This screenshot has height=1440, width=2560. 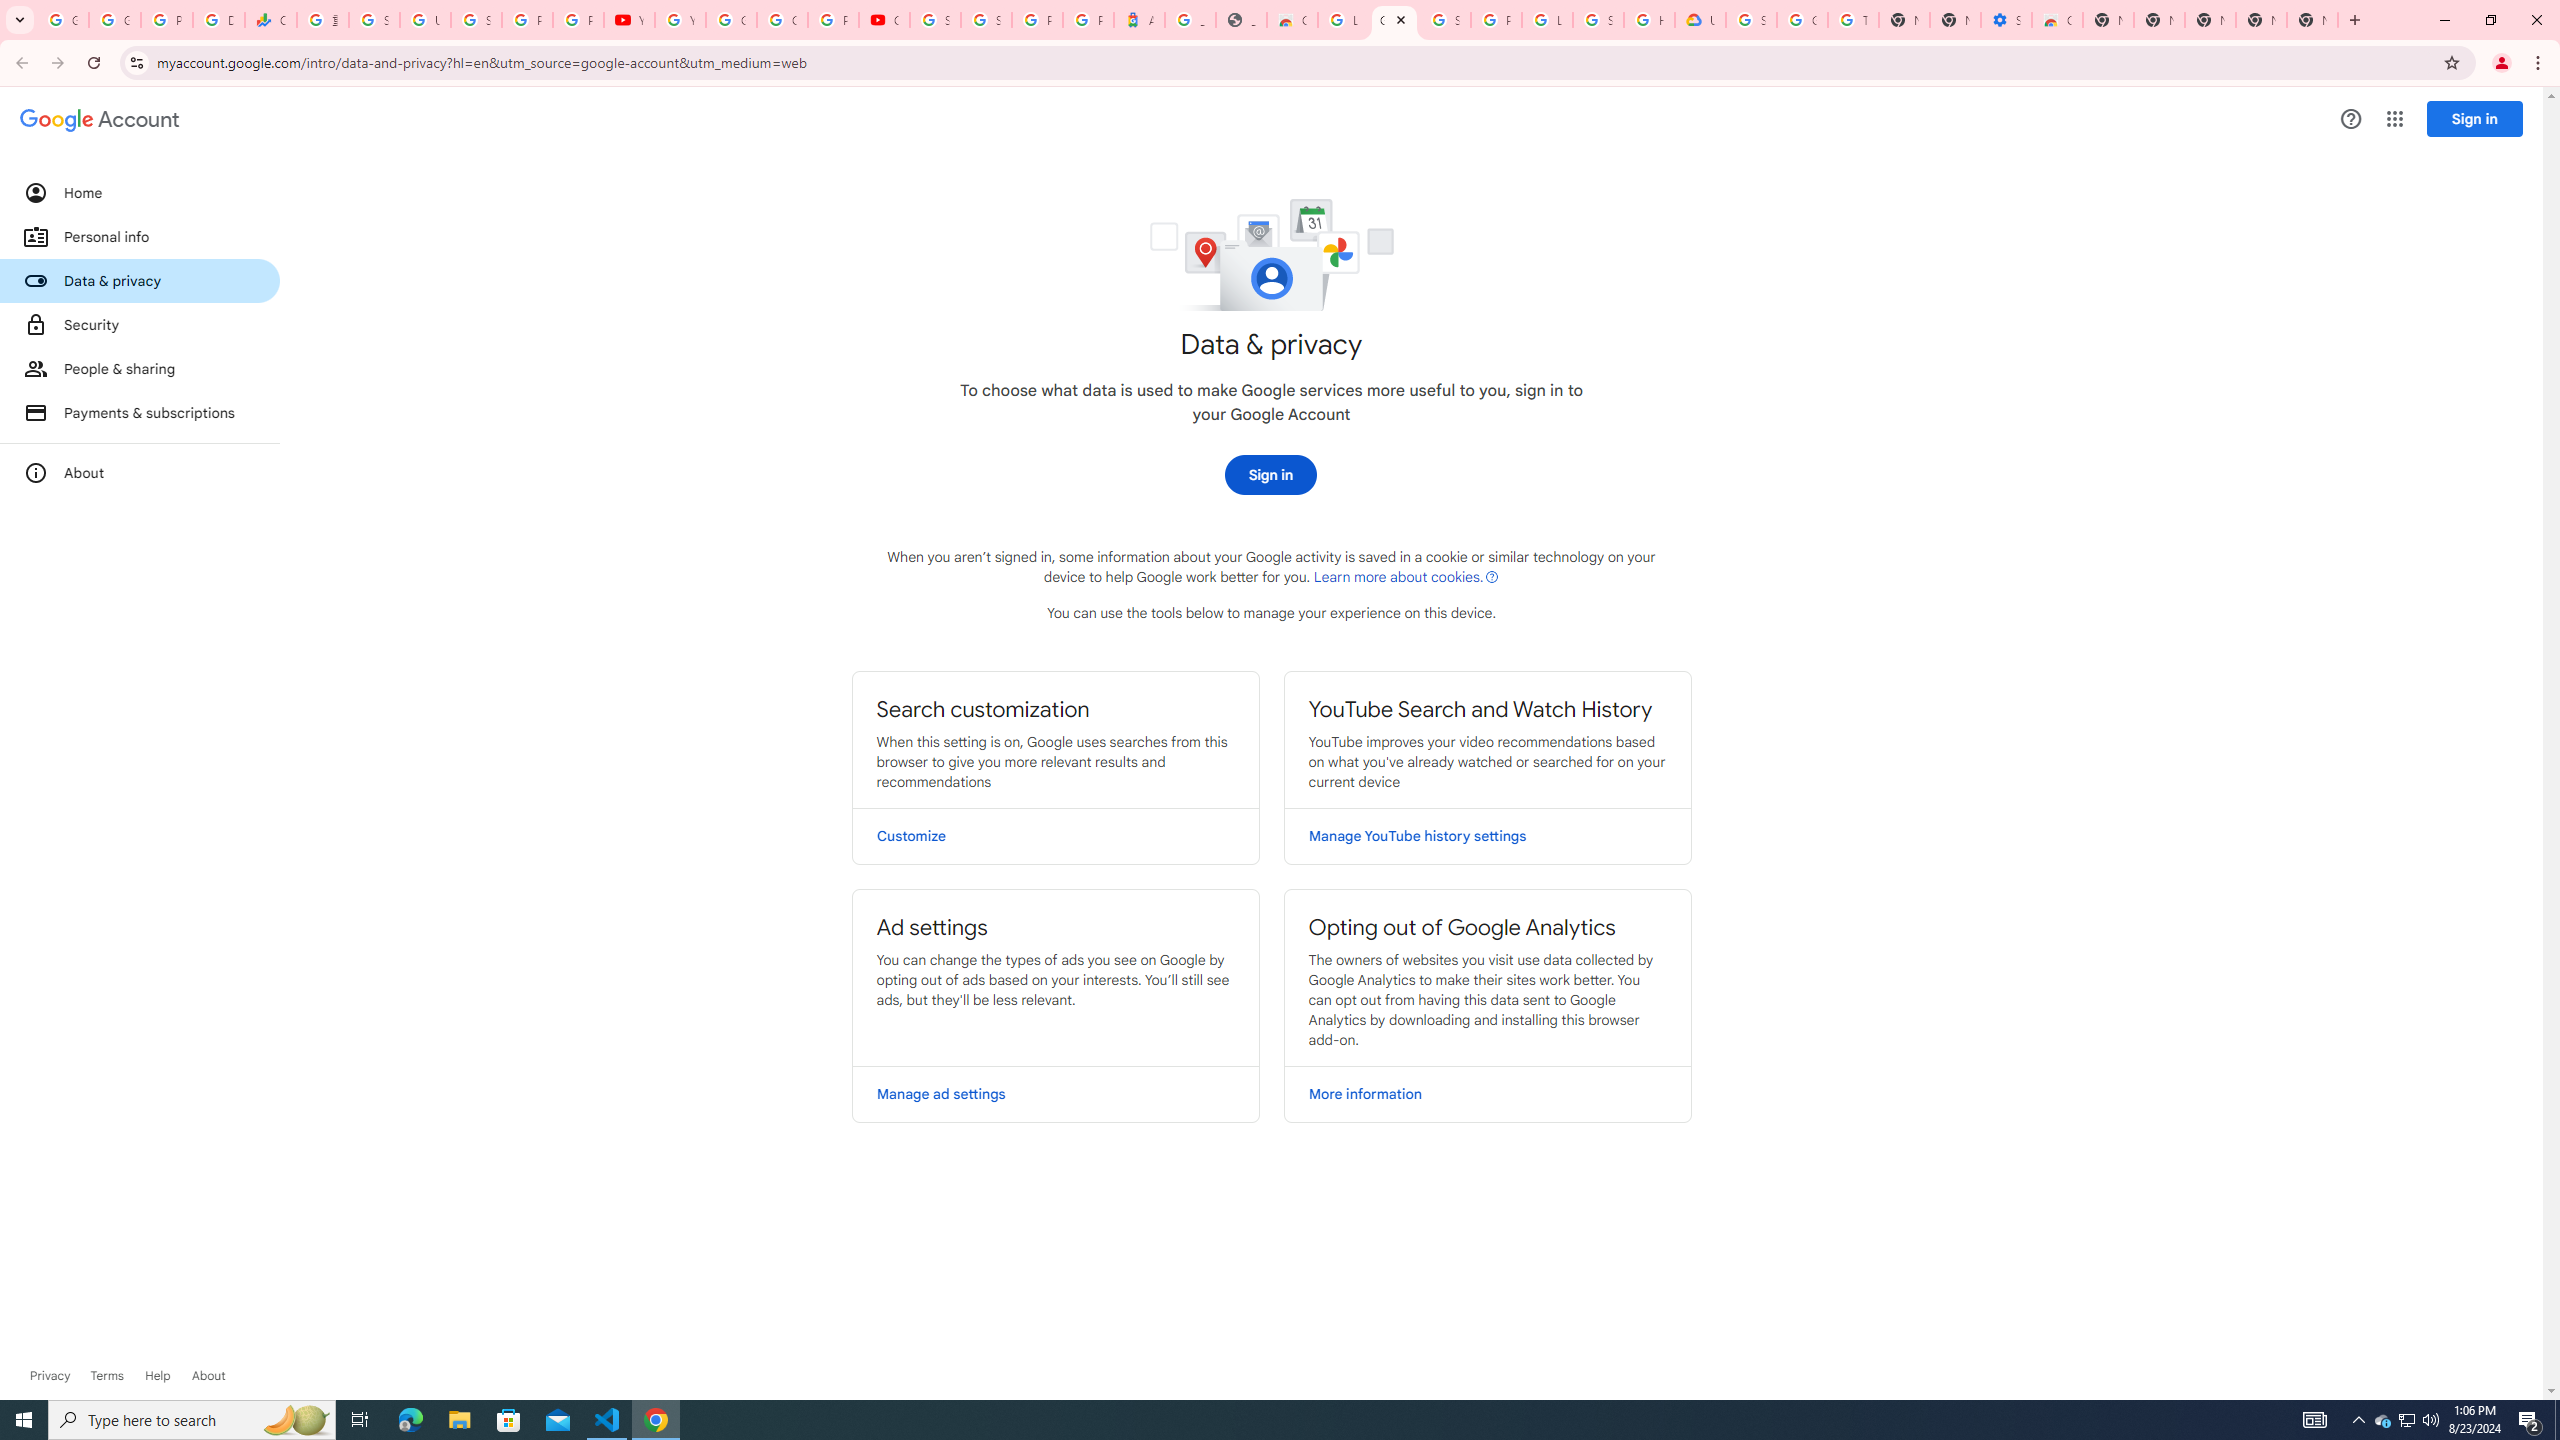 I want to click on 'Manage YouTube history settings', so click(x=1487, y=835).